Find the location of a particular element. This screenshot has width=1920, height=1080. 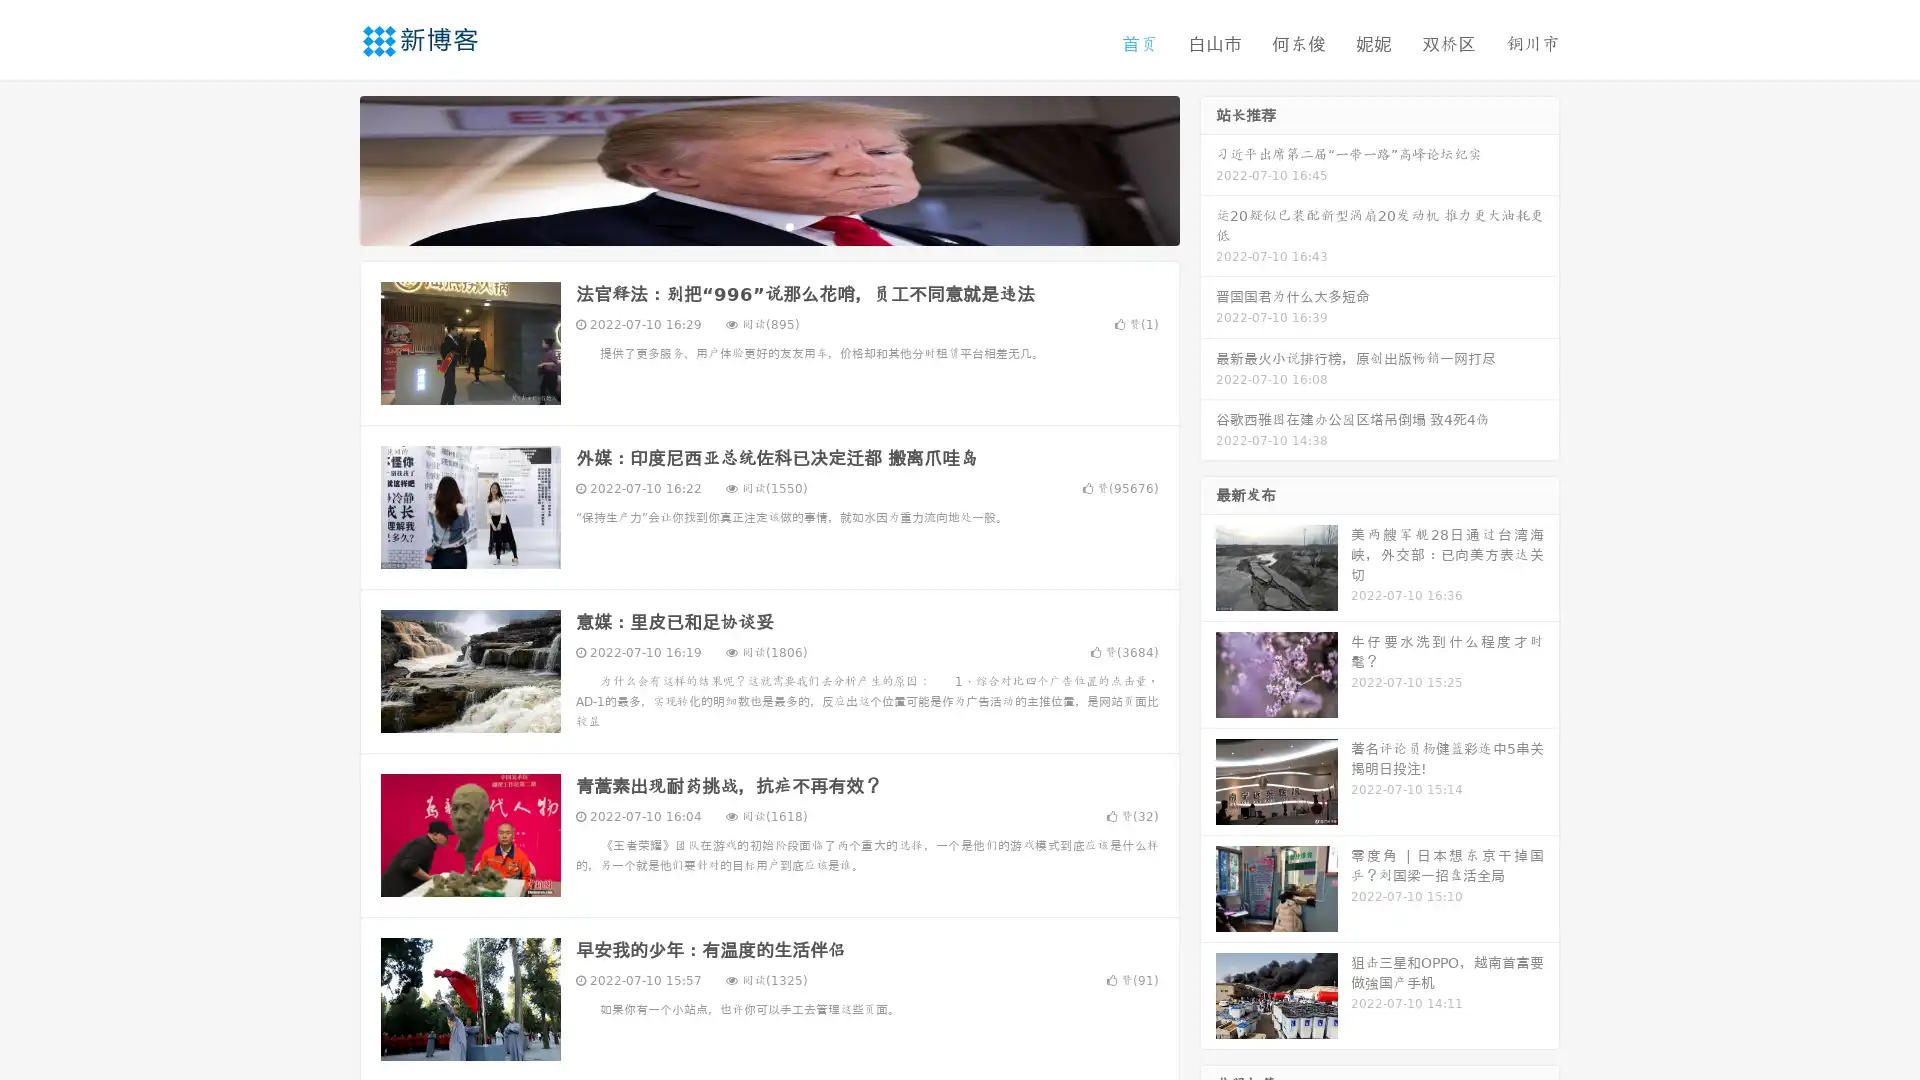

Go to slide 3 is located at coordinates (789, 225).